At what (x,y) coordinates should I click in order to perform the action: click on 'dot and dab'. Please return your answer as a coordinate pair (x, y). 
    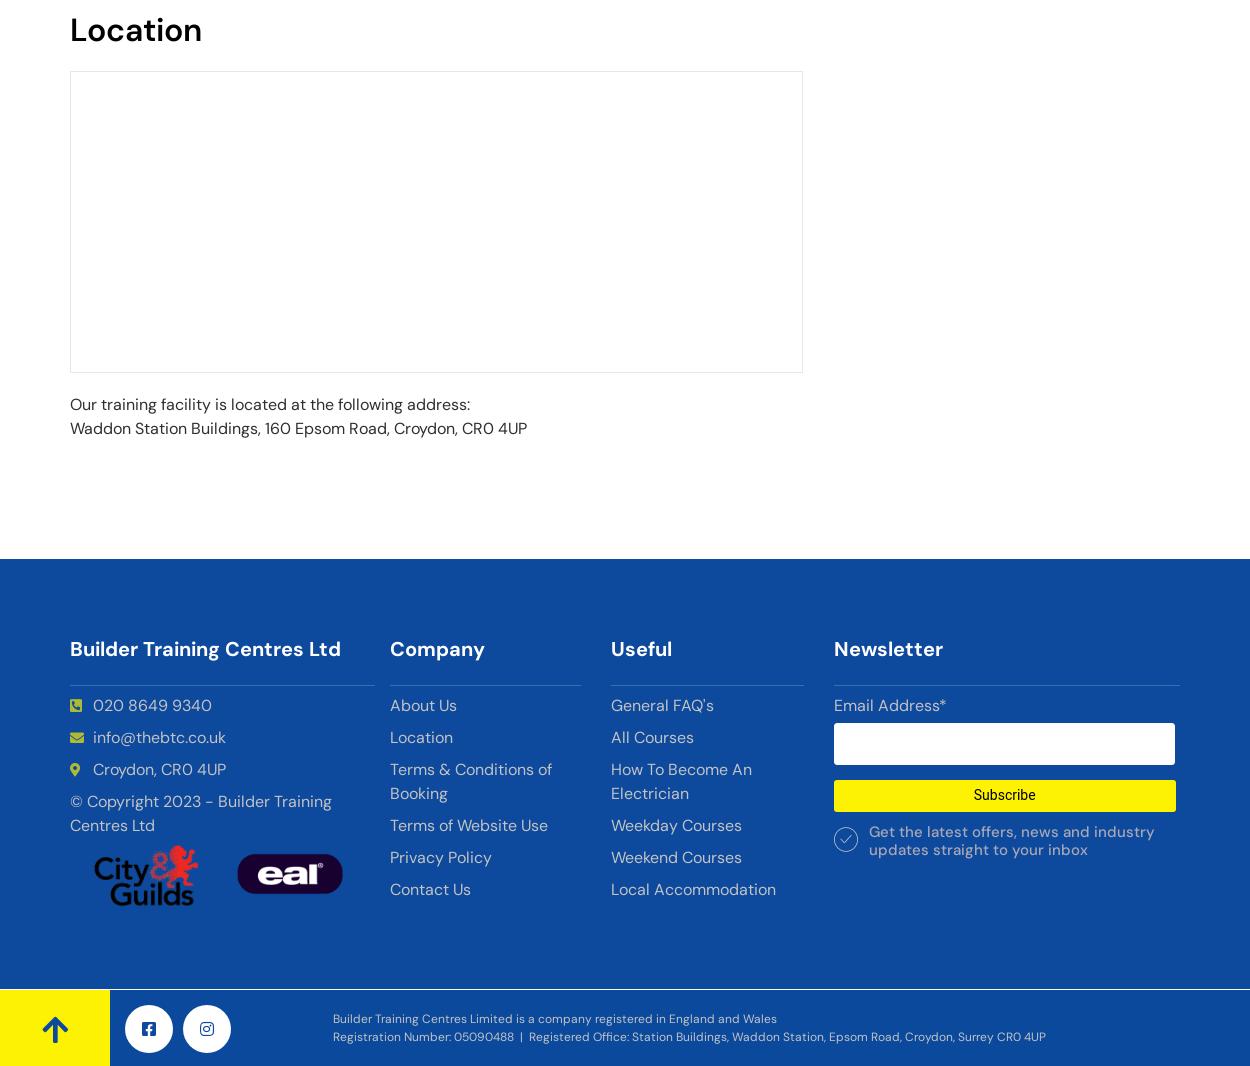
    Looking at the image, I should click on (197, 545).